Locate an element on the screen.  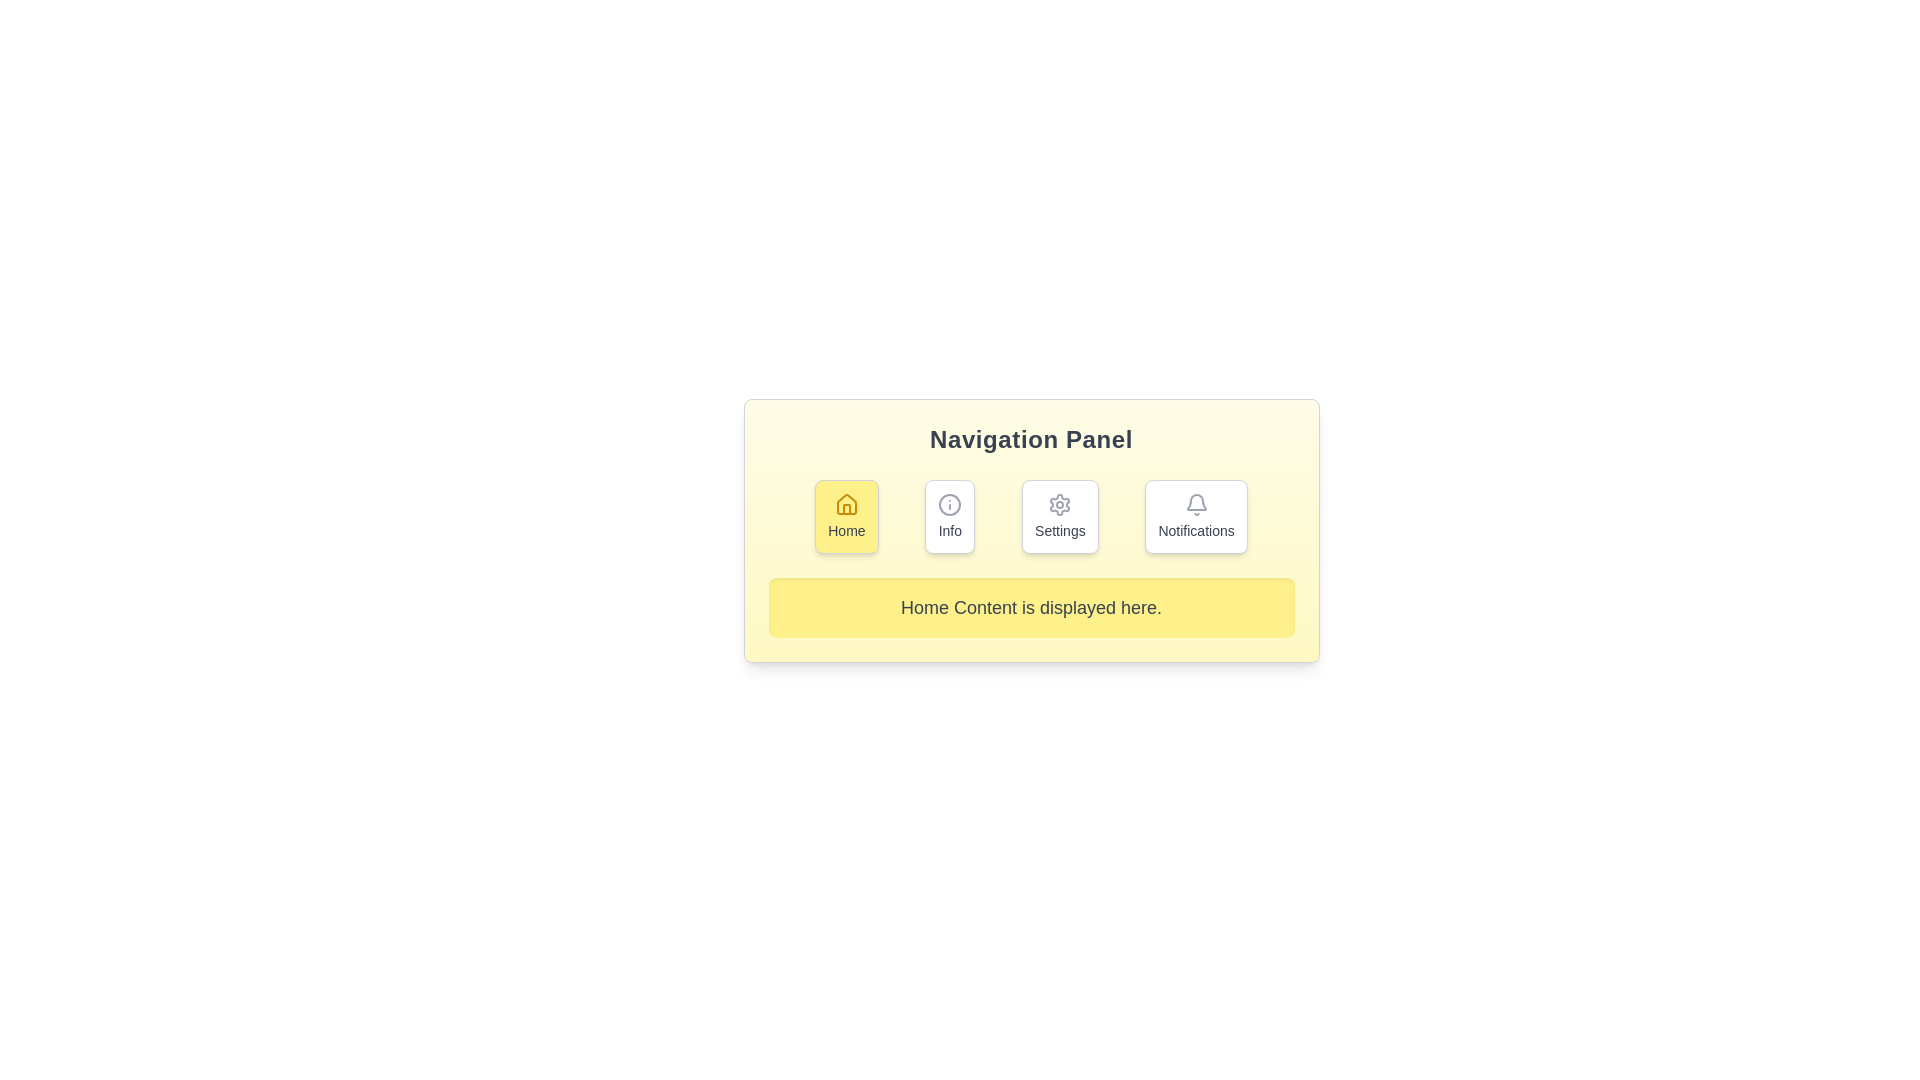
cogwheel-shaped icon representing settings functionality in the navigation panel using developer tools is located at coordinates (1059, 504).